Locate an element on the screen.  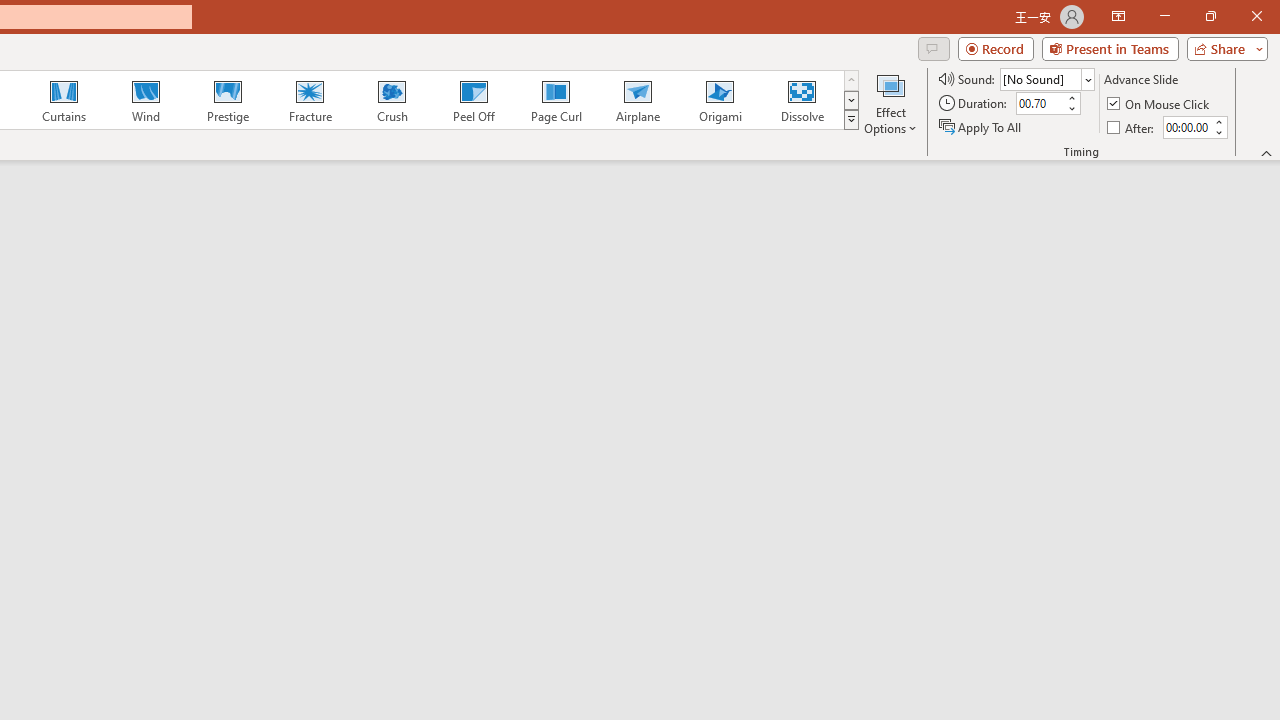
'Airplane' is located at coordinates (636, 100).